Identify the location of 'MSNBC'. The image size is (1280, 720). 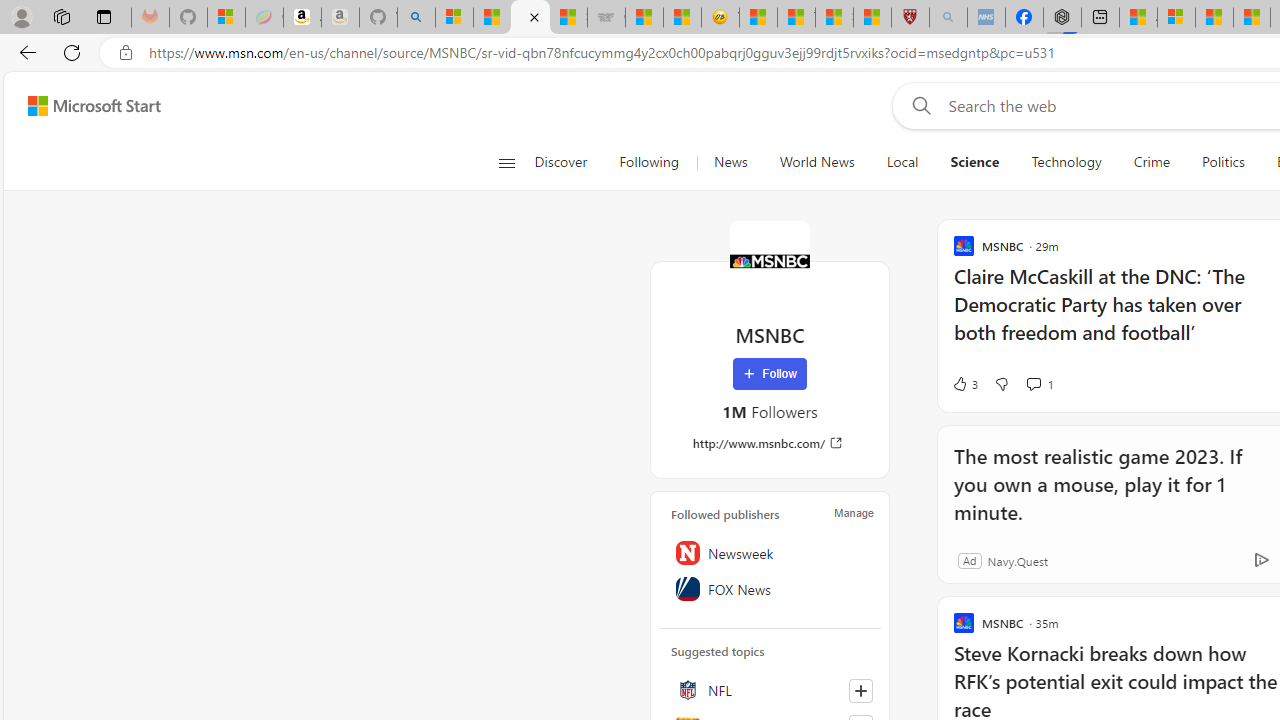
(768, 260).